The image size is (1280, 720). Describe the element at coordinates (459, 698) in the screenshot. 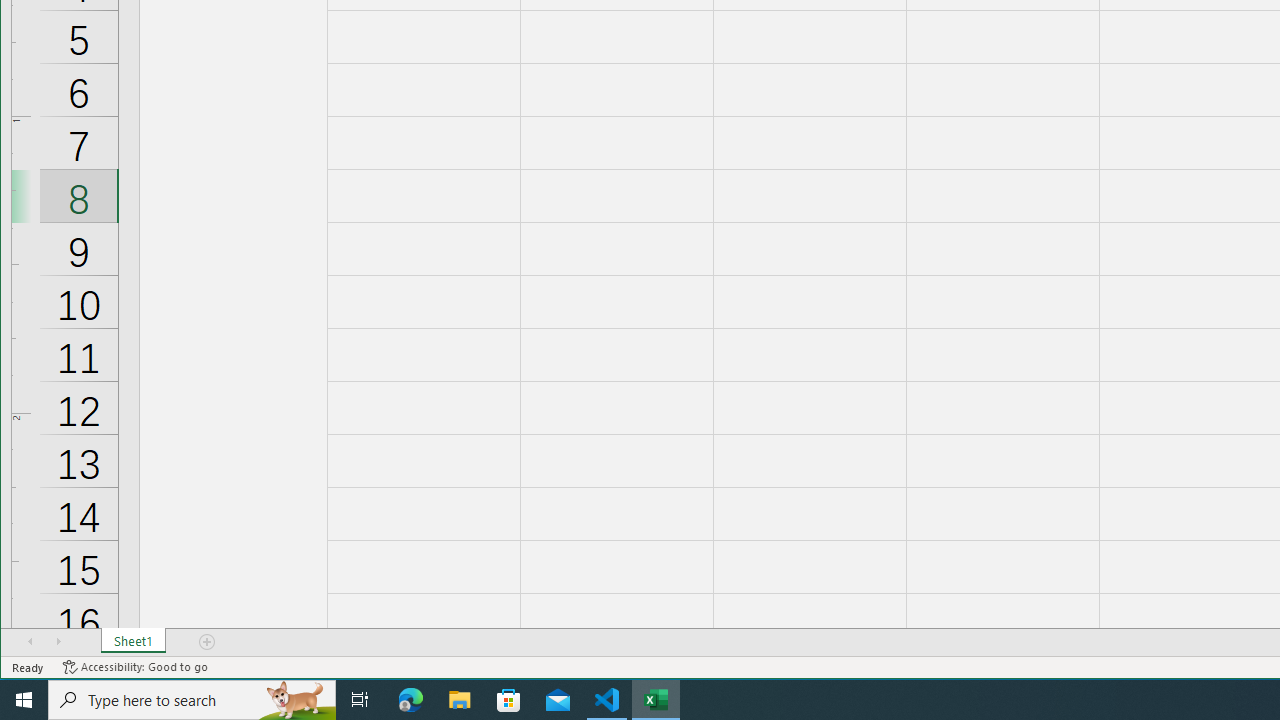

I see `'File Explorer'` at that location.